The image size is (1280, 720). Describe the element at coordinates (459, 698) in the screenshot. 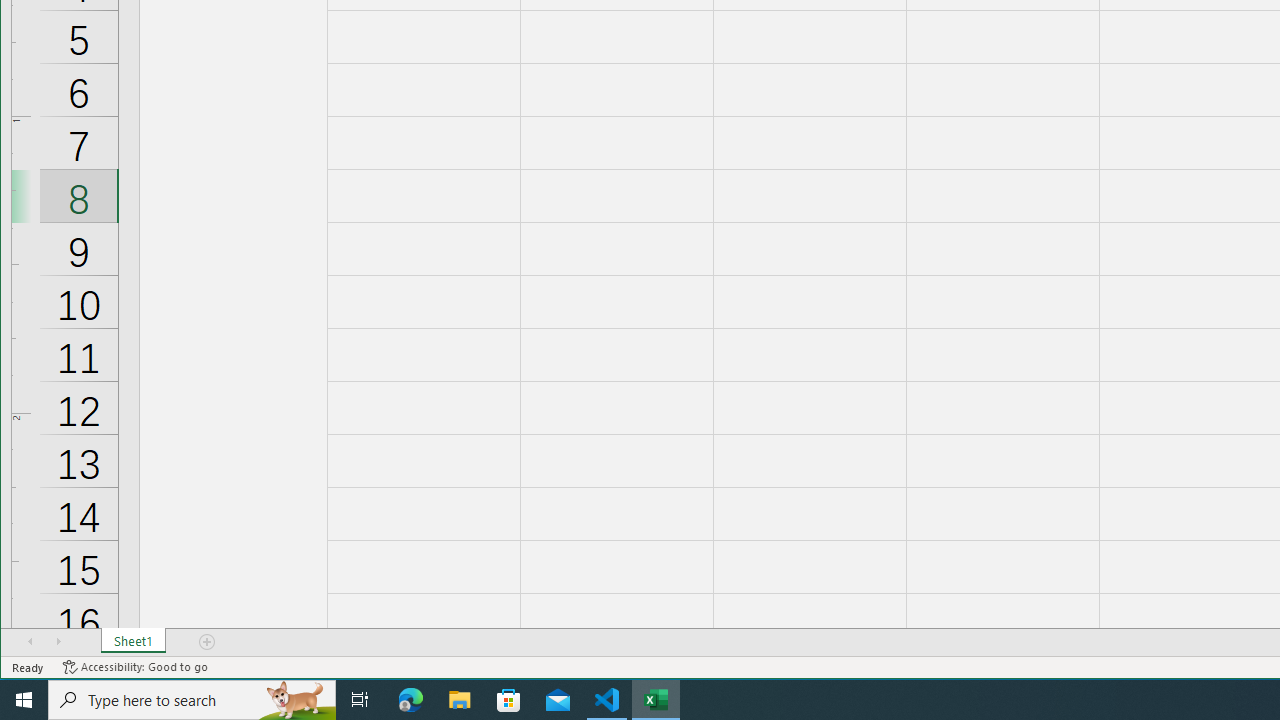

I see `'File Explorer'` at that location.